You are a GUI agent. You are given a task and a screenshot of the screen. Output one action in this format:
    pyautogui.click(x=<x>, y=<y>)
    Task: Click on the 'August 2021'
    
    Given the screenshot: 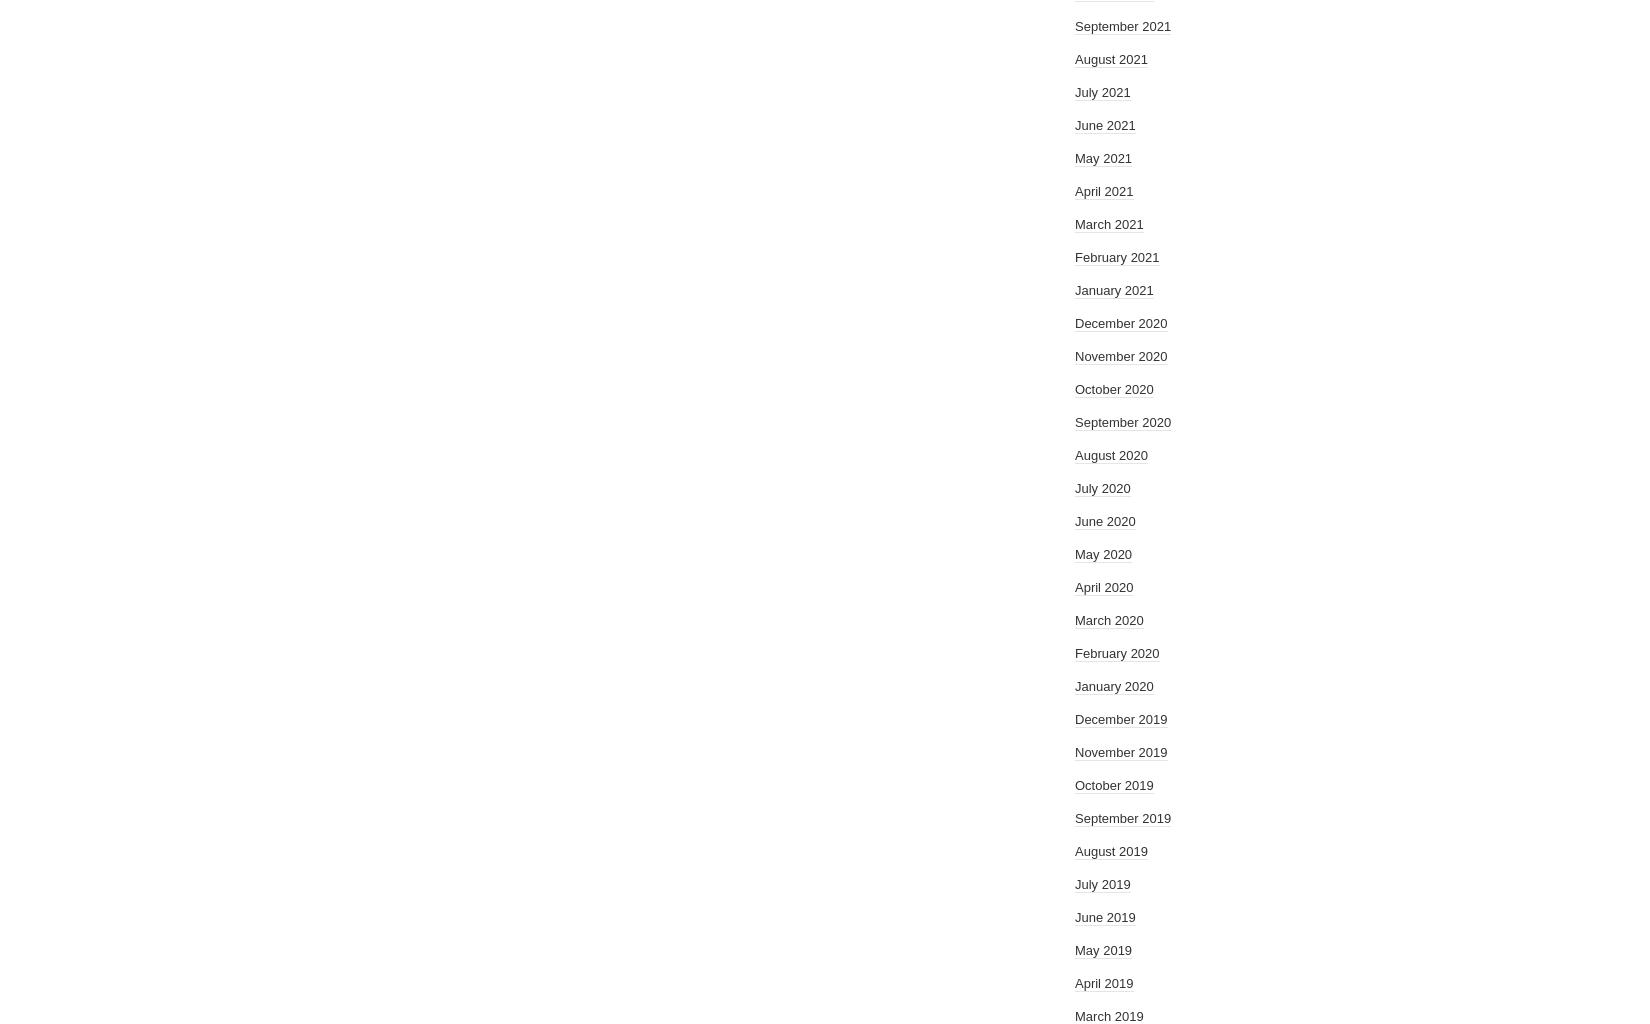 What is the action you would take?
    pyautogui.click(x=1111, y=58)
    